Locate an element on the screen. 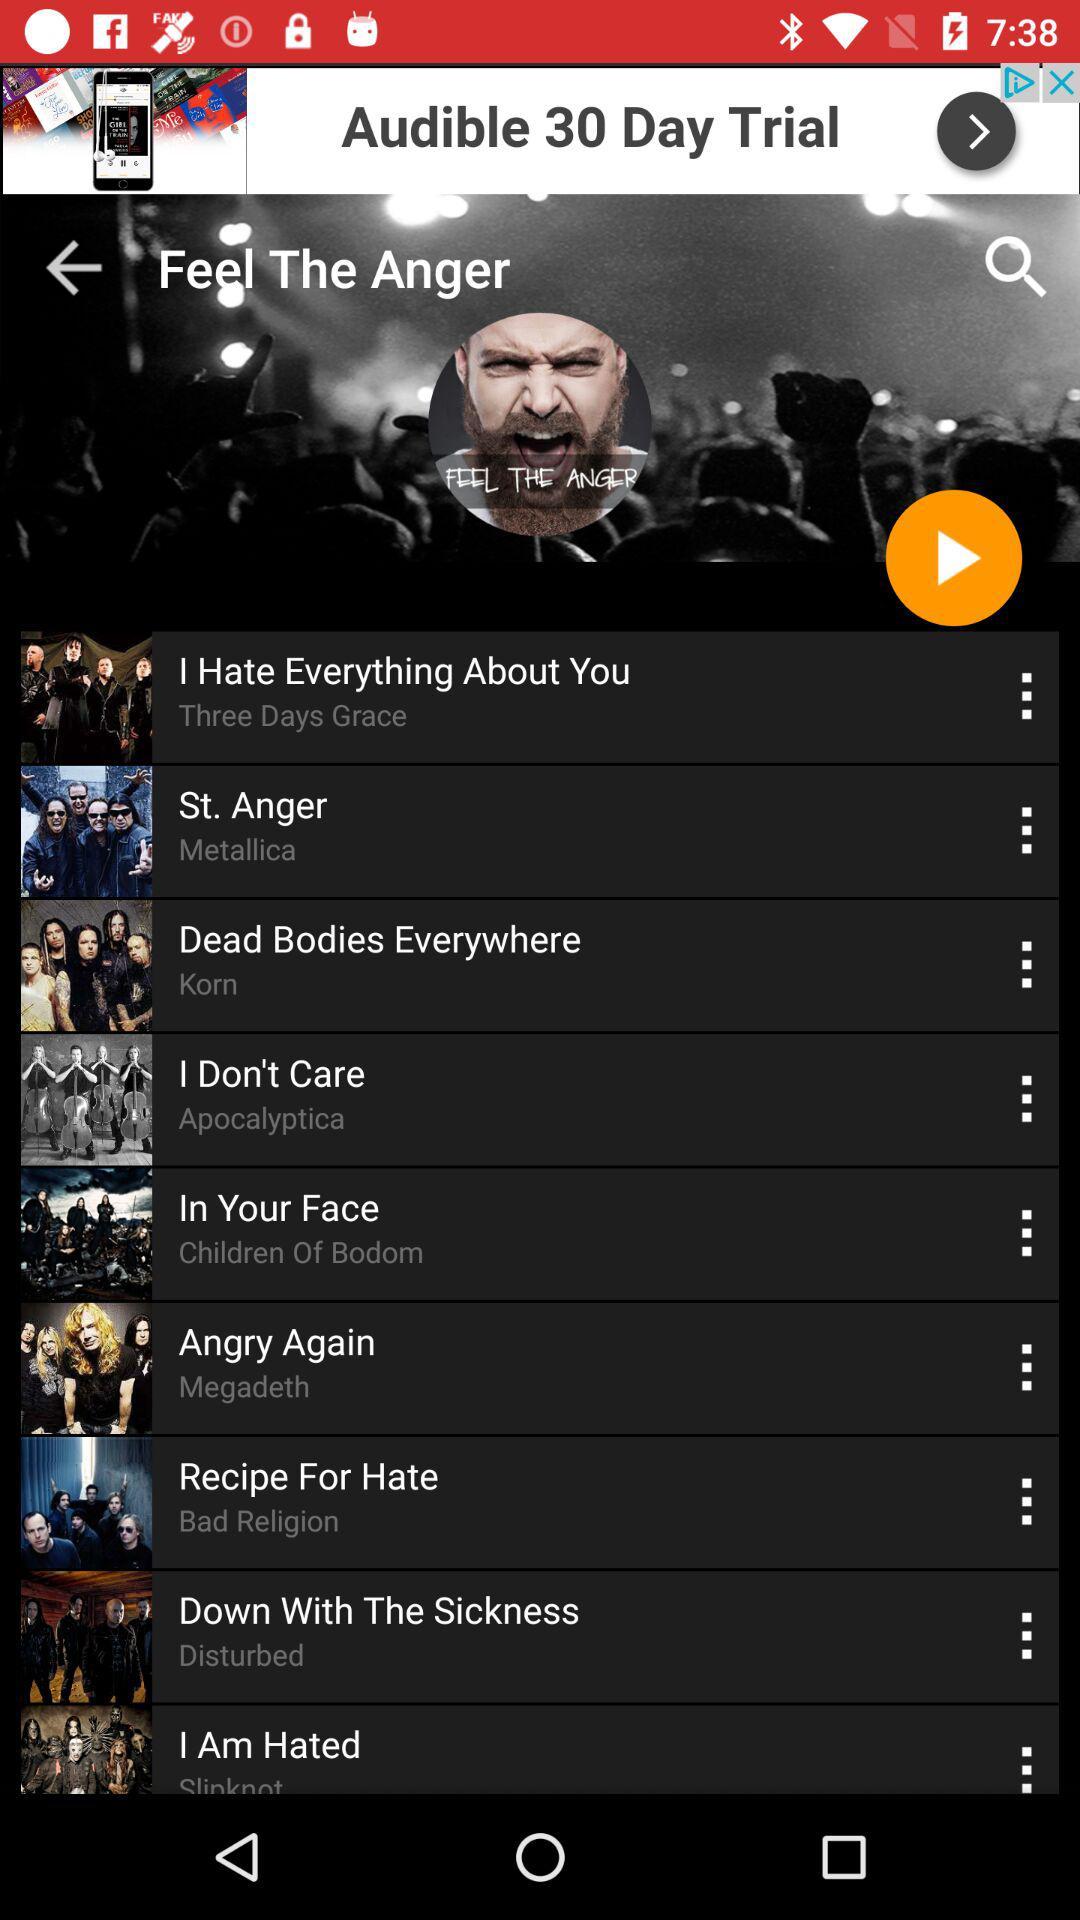  more options is located at coordinates (1027, 1232).